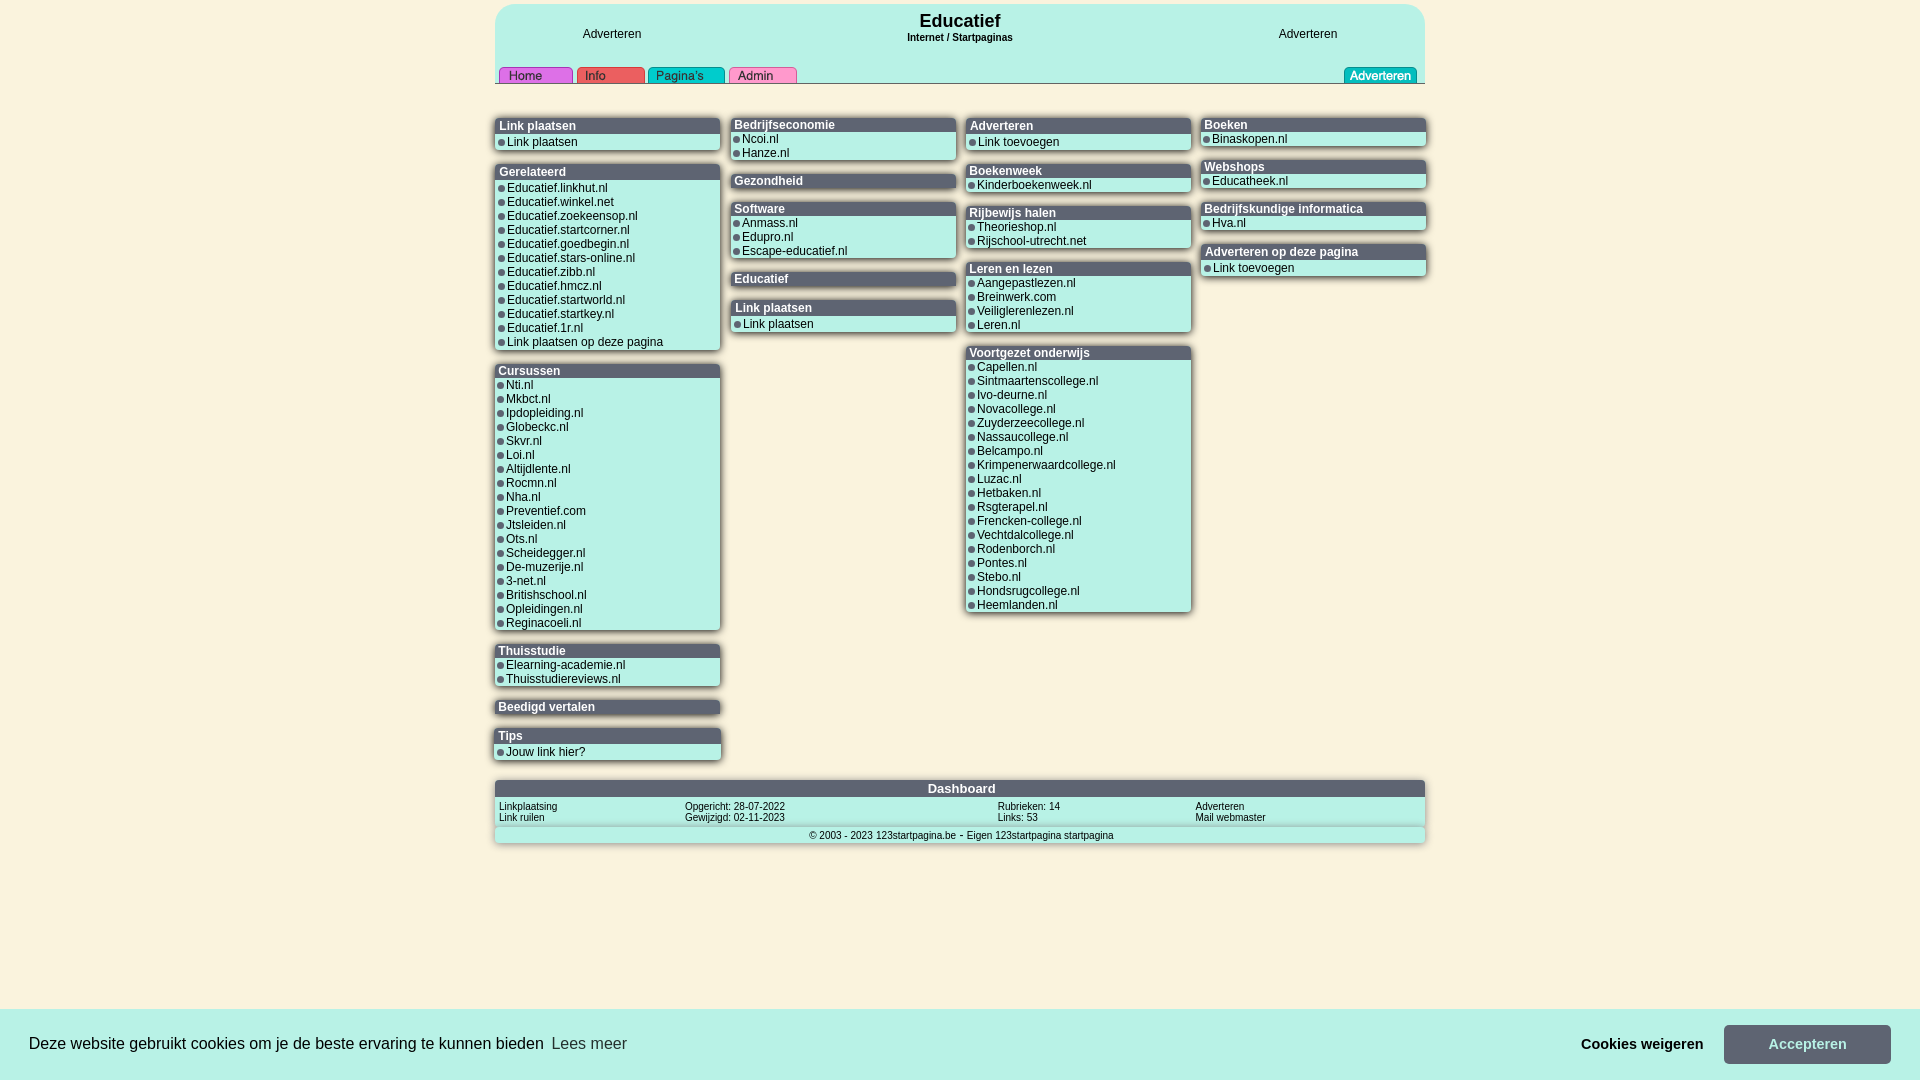 Image resolution: width=1920 pixels, height=1080 pixels. What do you see at coordinates (584, 341) in the screenshot?
I see `'Link plaatsen op deze pagina'` at bounding box center [584, 341].